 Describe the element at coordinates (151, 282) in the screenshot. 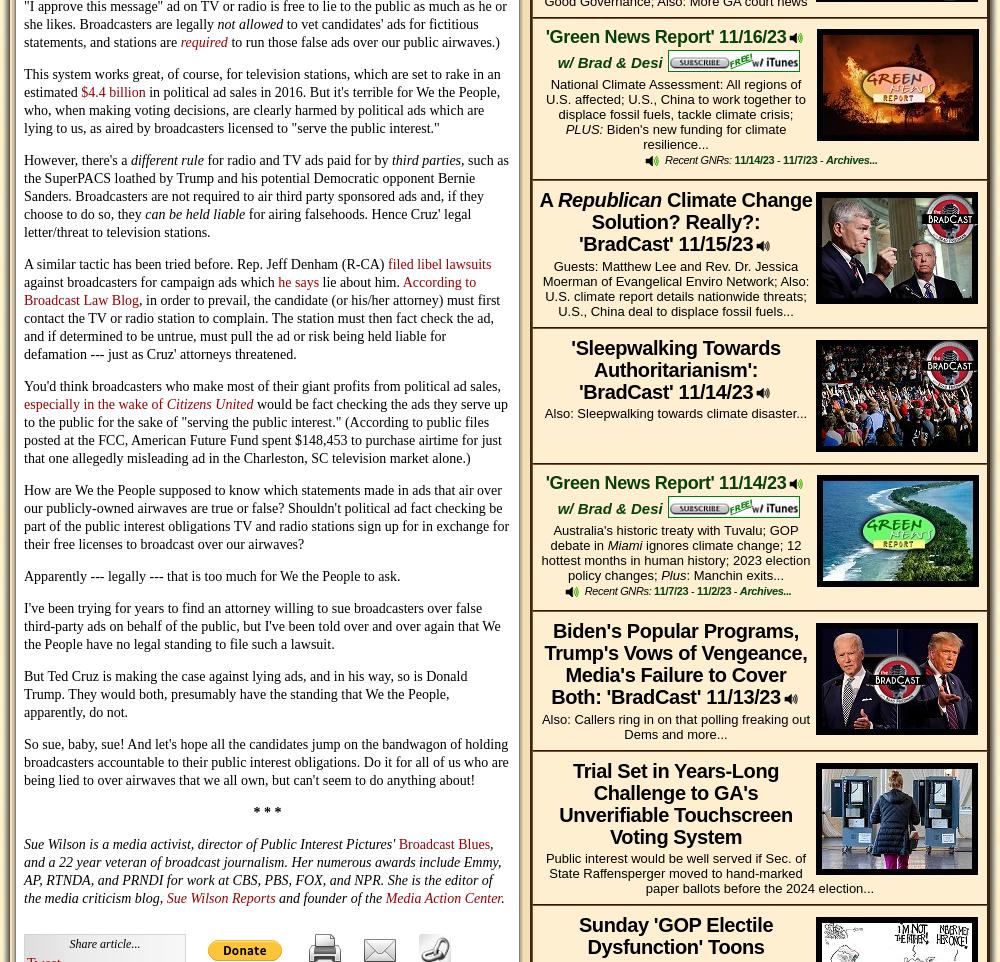

I see `'against broadcasters for campaign ads which'` at that location.